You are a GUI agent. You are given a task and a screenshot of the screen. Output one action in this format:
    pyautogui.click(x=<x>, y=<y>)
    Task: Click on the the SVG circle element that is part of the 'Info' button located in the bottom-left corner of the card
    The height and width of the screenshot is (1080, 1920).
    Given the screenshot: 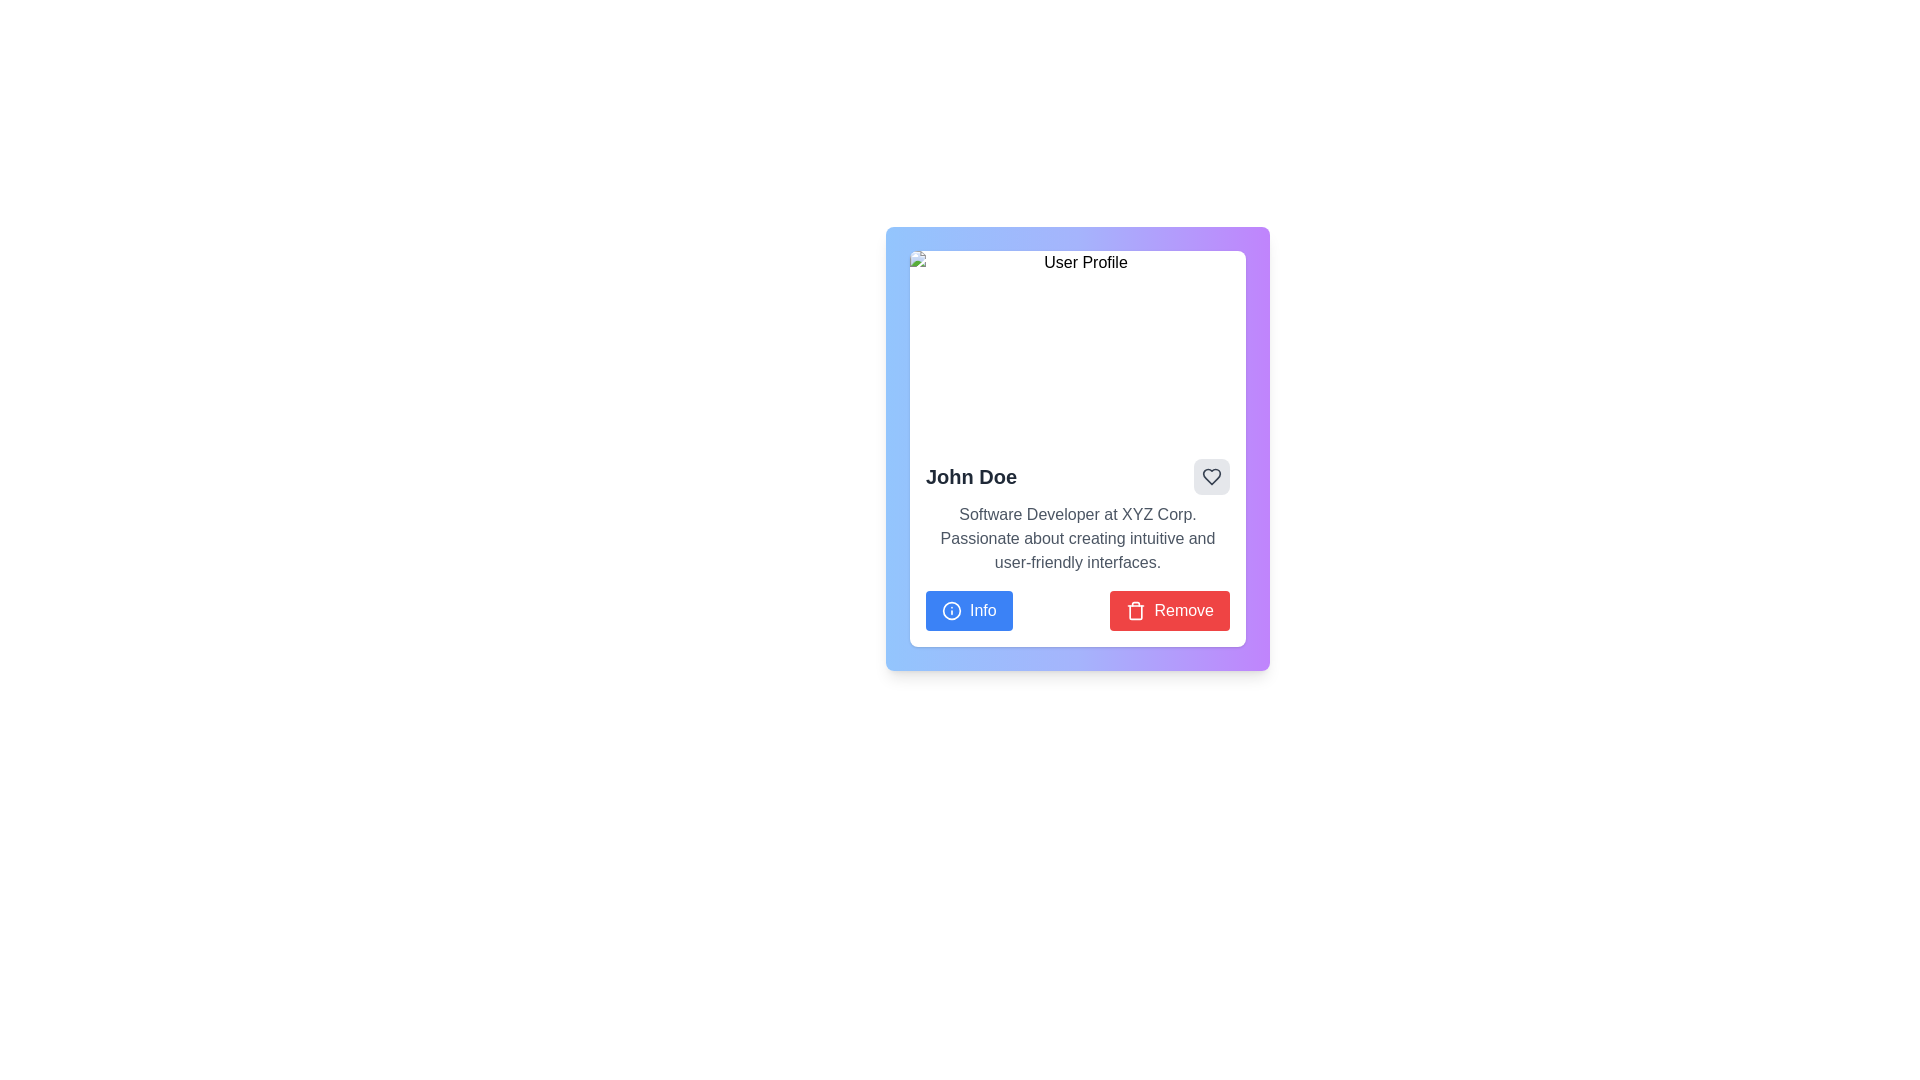 What is the action you would take?
    pyautogui.click(x=950, y=609)
    